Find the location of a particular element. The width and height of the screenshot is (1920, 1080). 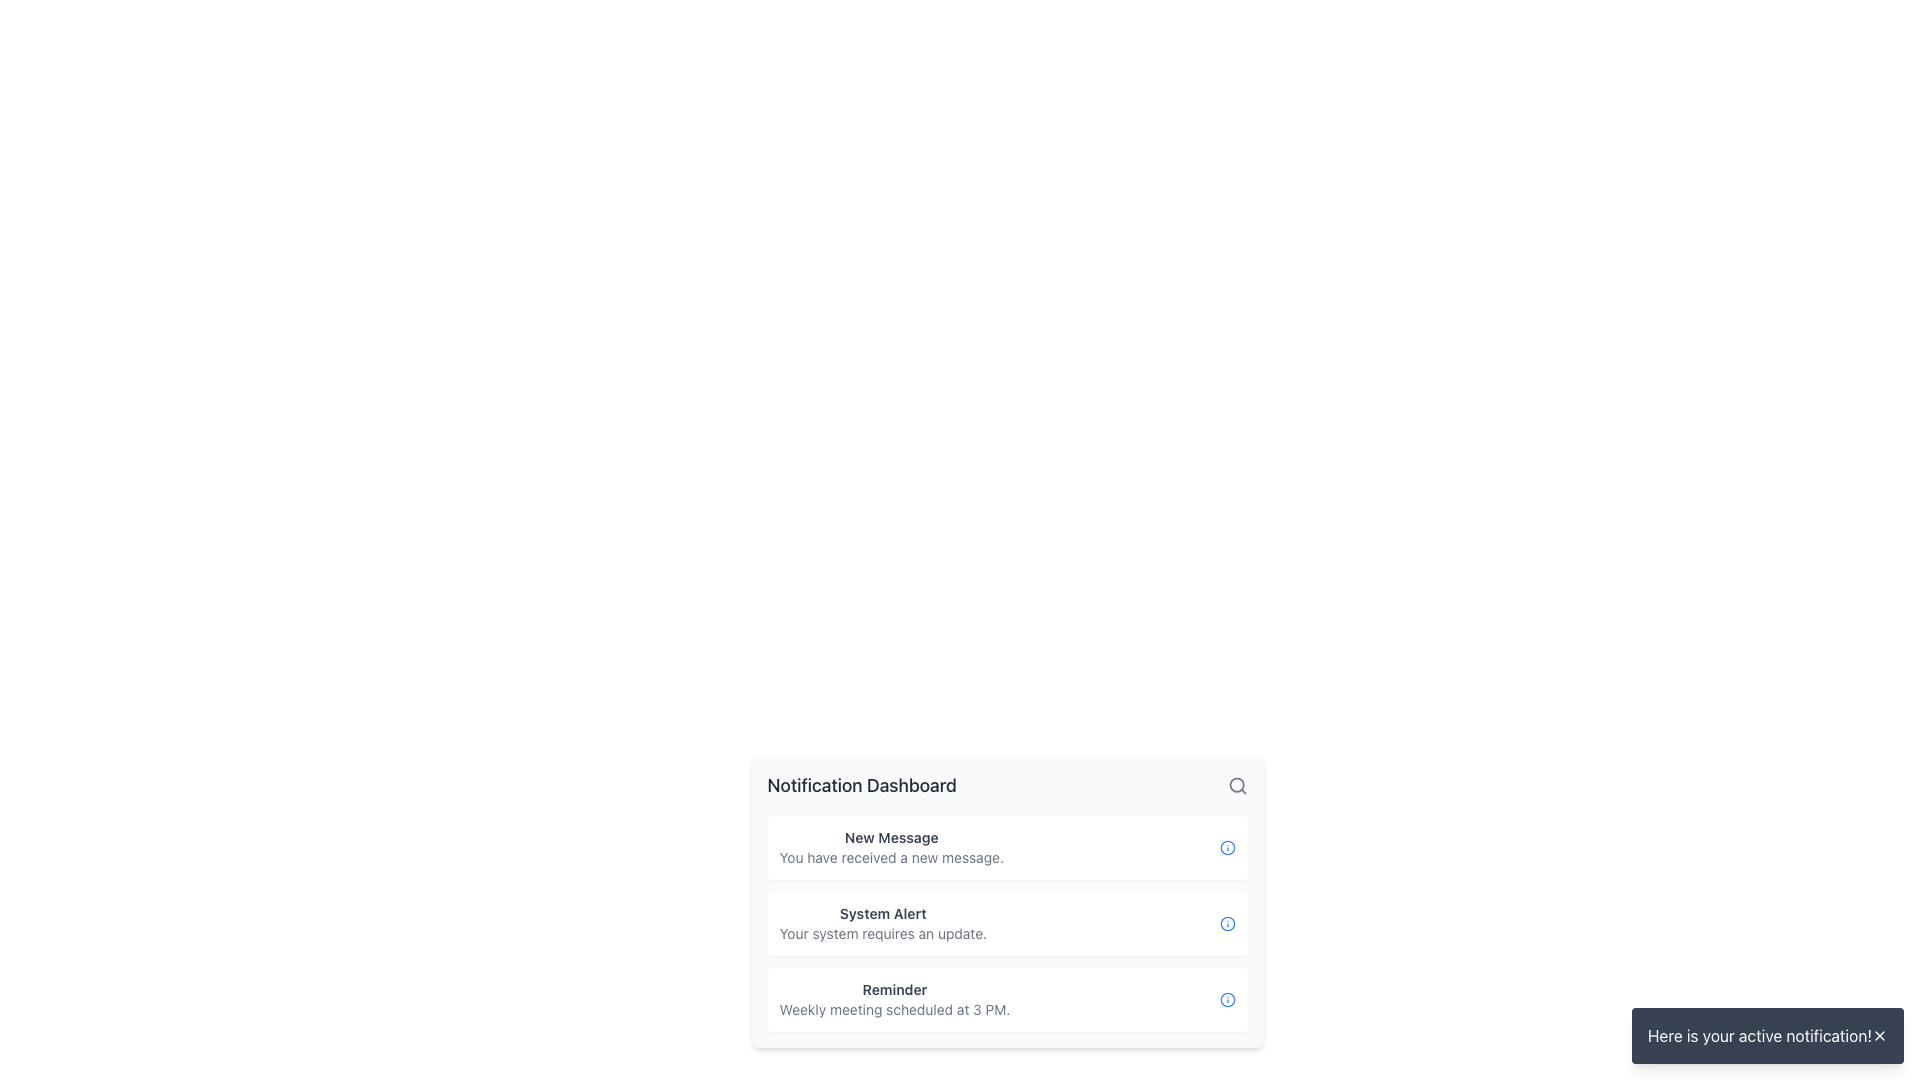

the text on the Title bar of the notification panel to identify its purpose is located at coordinates (1007, 785).